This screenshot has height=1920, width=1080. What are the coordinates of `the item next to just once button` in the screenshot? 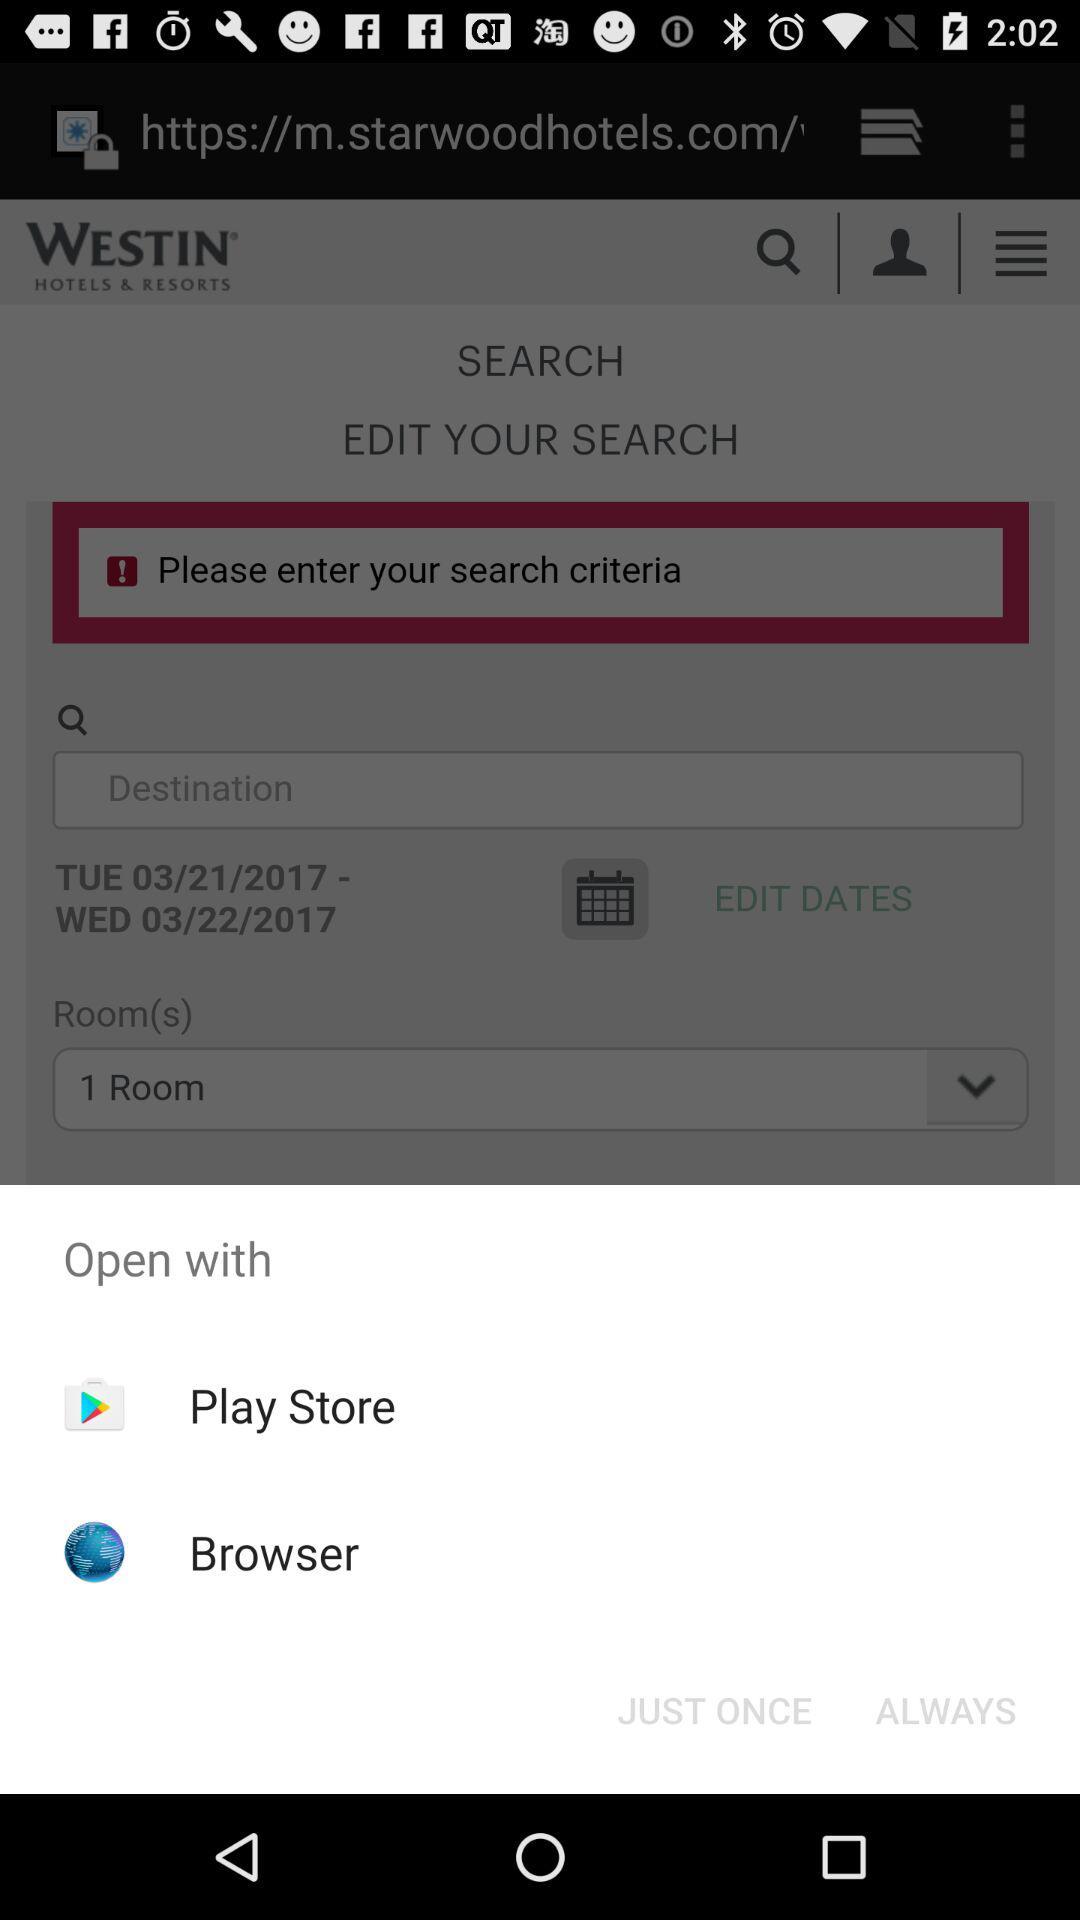 It's located at (945, 1708).